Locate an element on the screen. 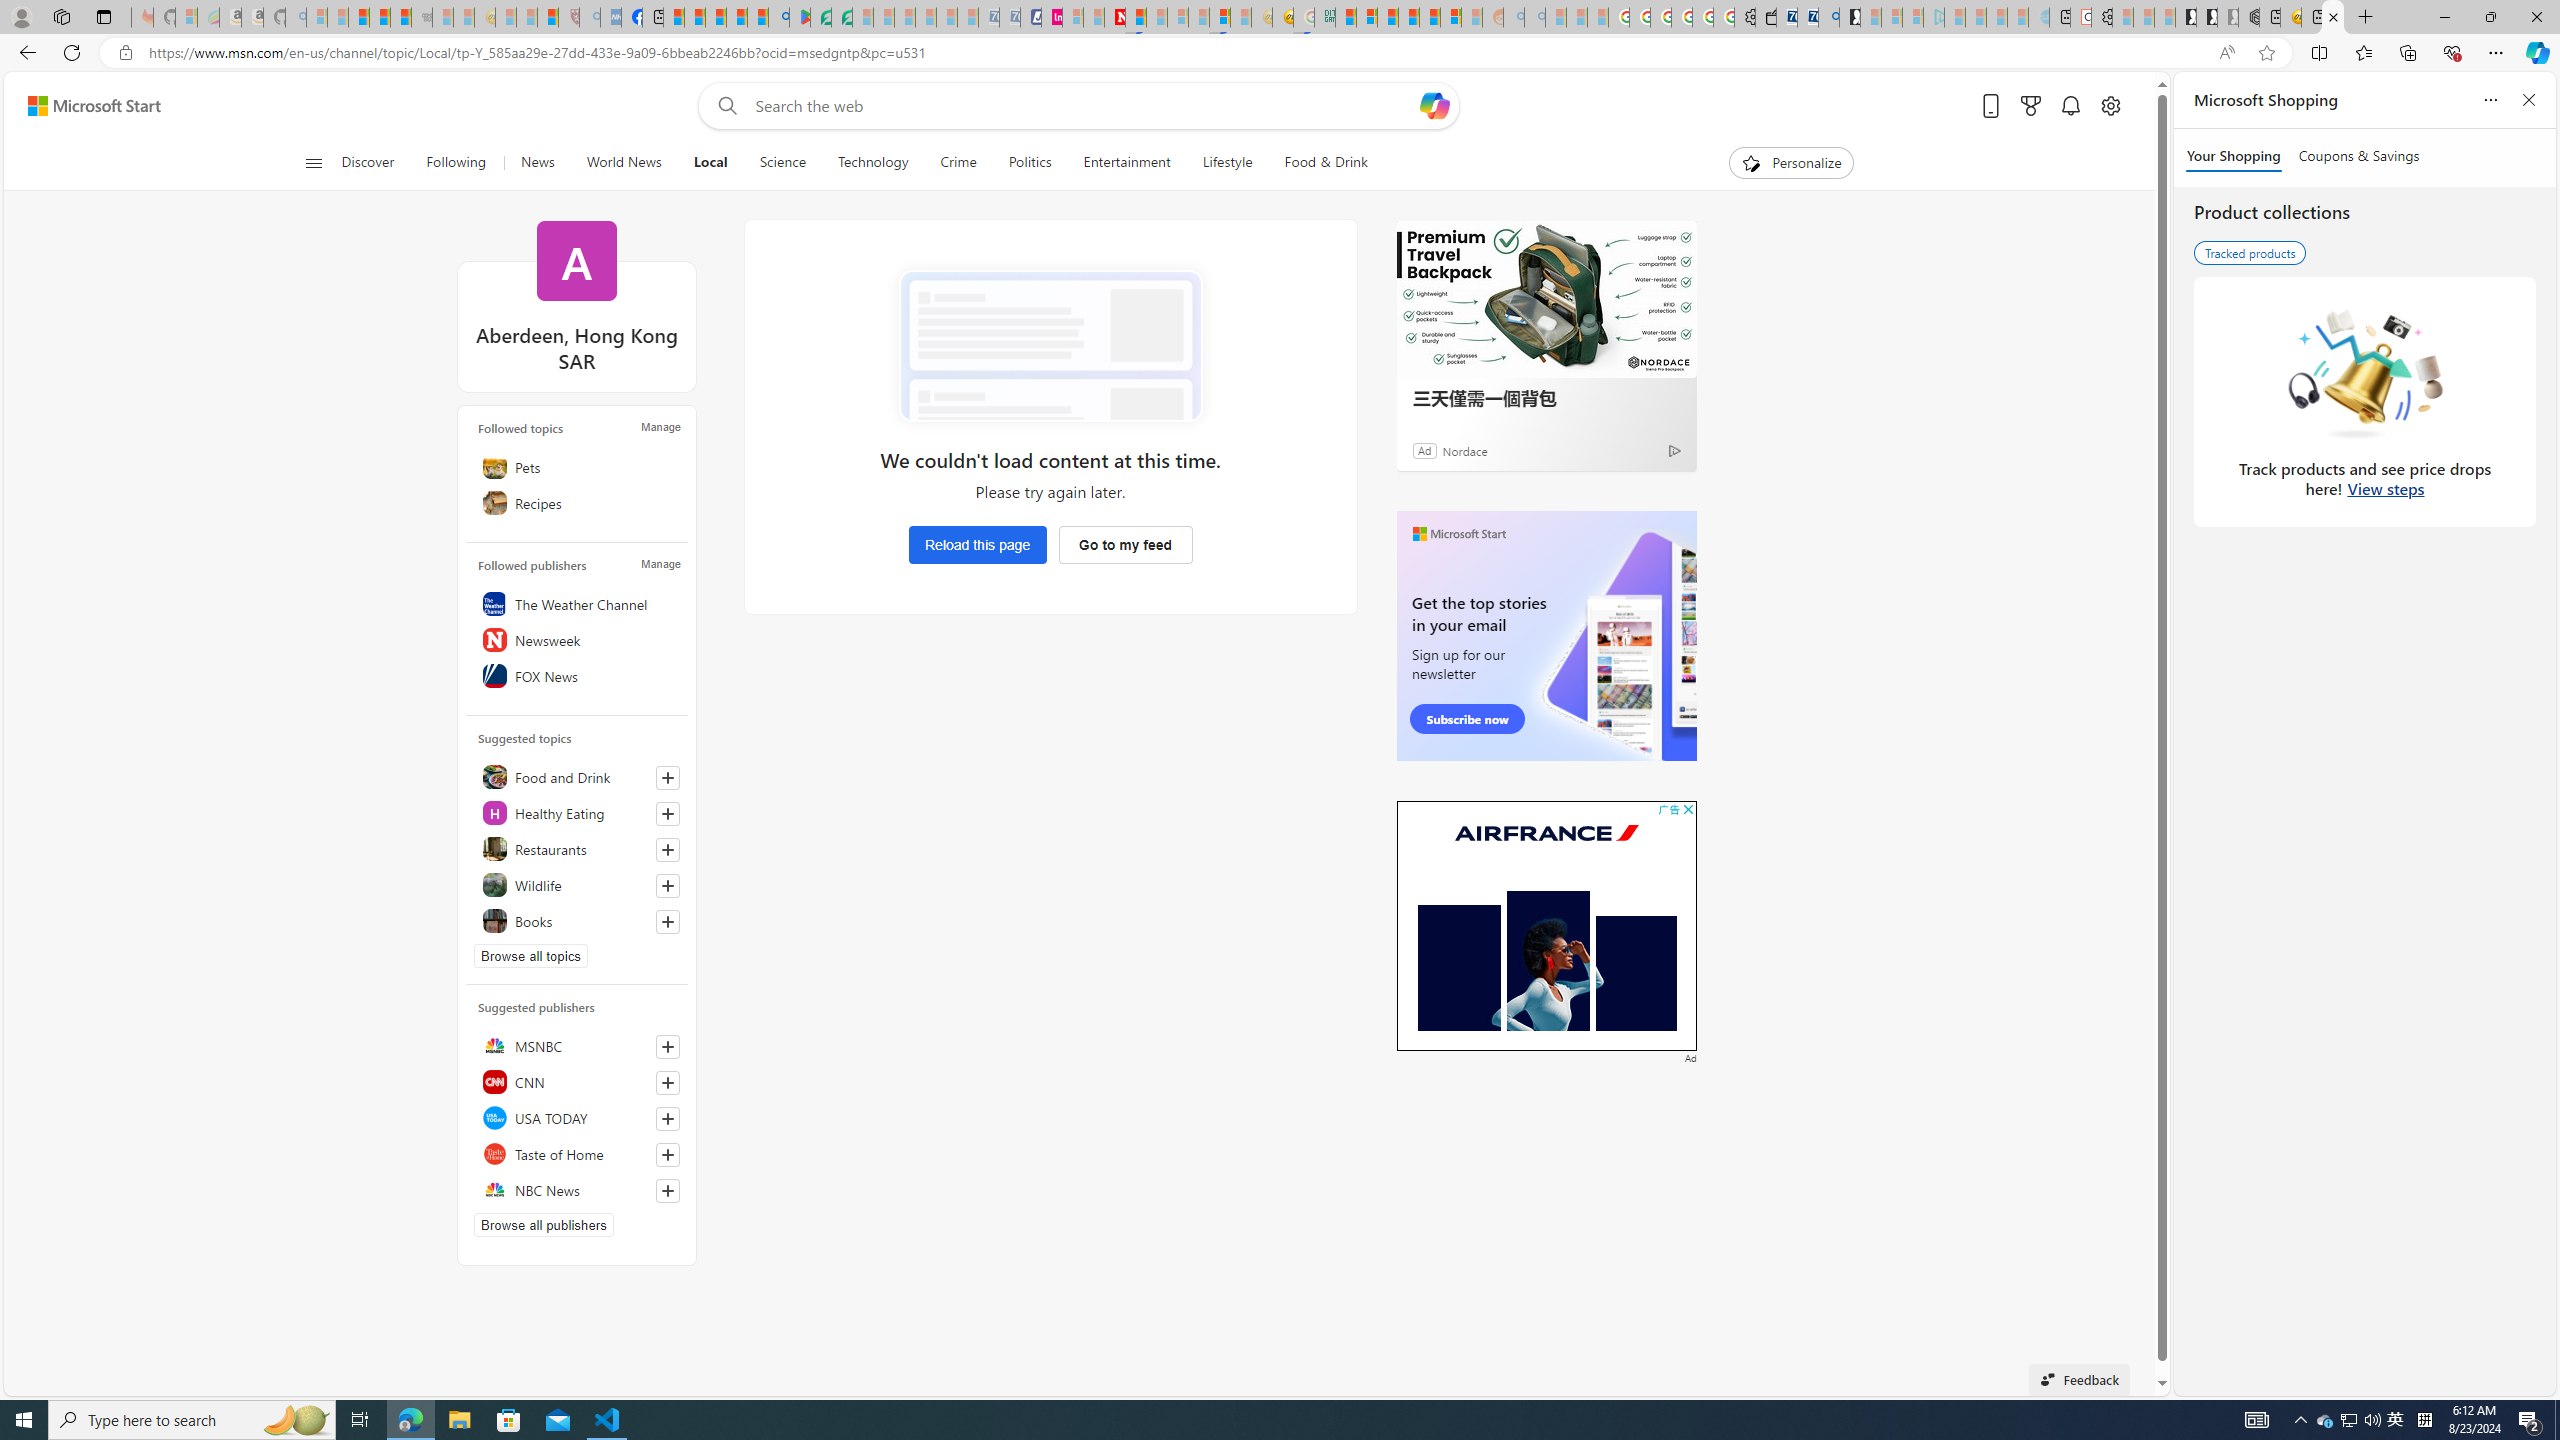 The width and height of the screenshot is (2560, 1440). 'Technology' is located at coordinates (872, 162).